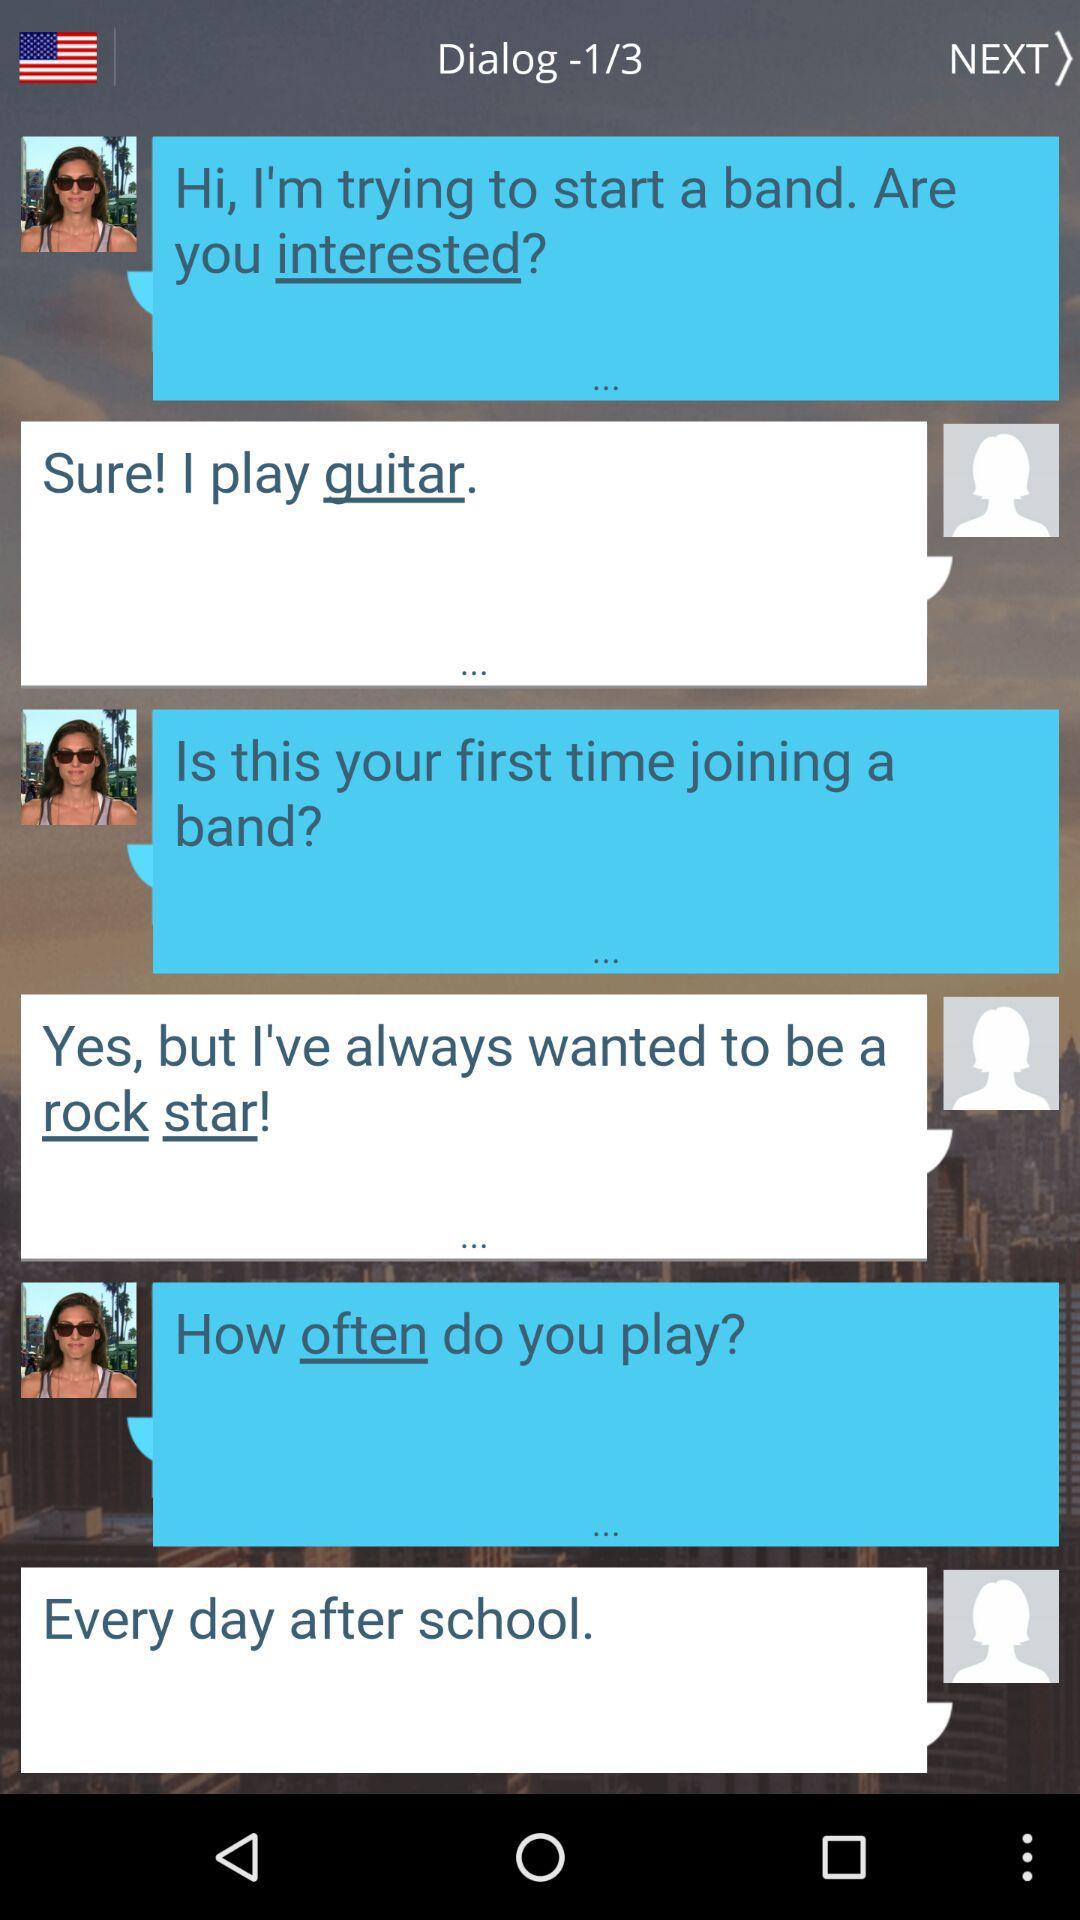 The image size is (1080, 1920). I want to click on next icon, so click(1014, 57).